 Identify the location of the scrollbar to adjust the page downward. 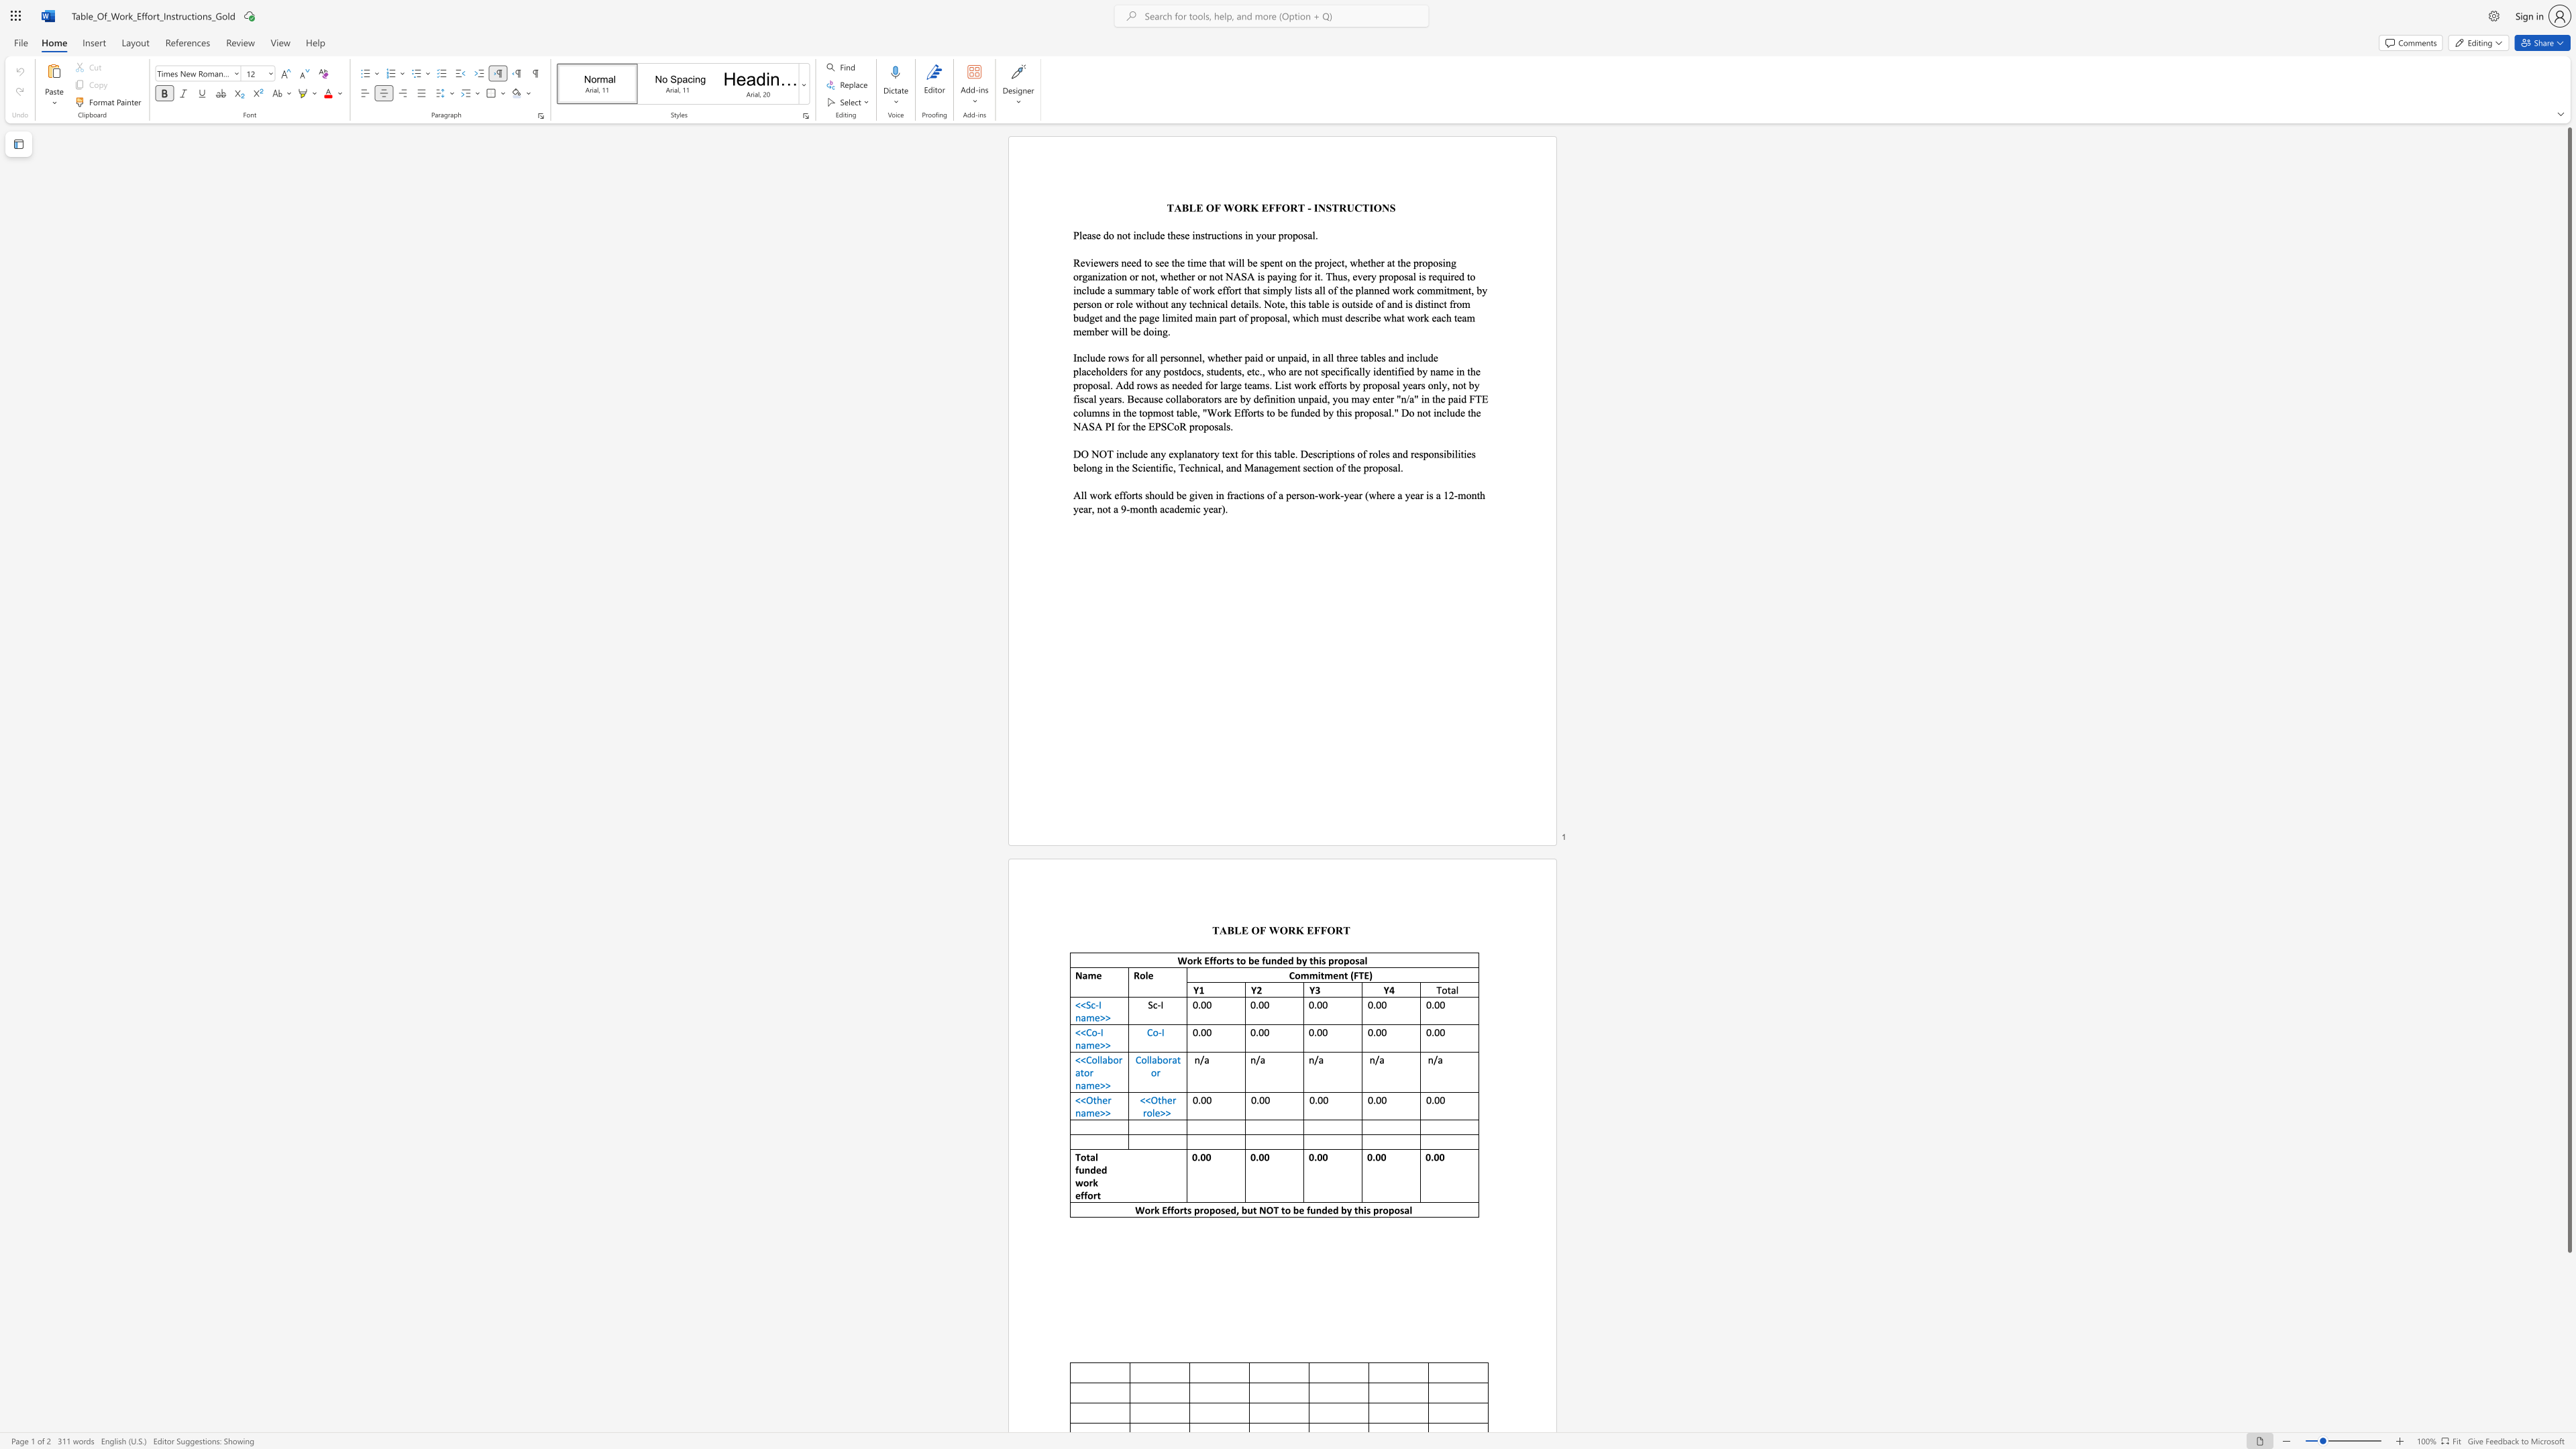
(2568, 1401).